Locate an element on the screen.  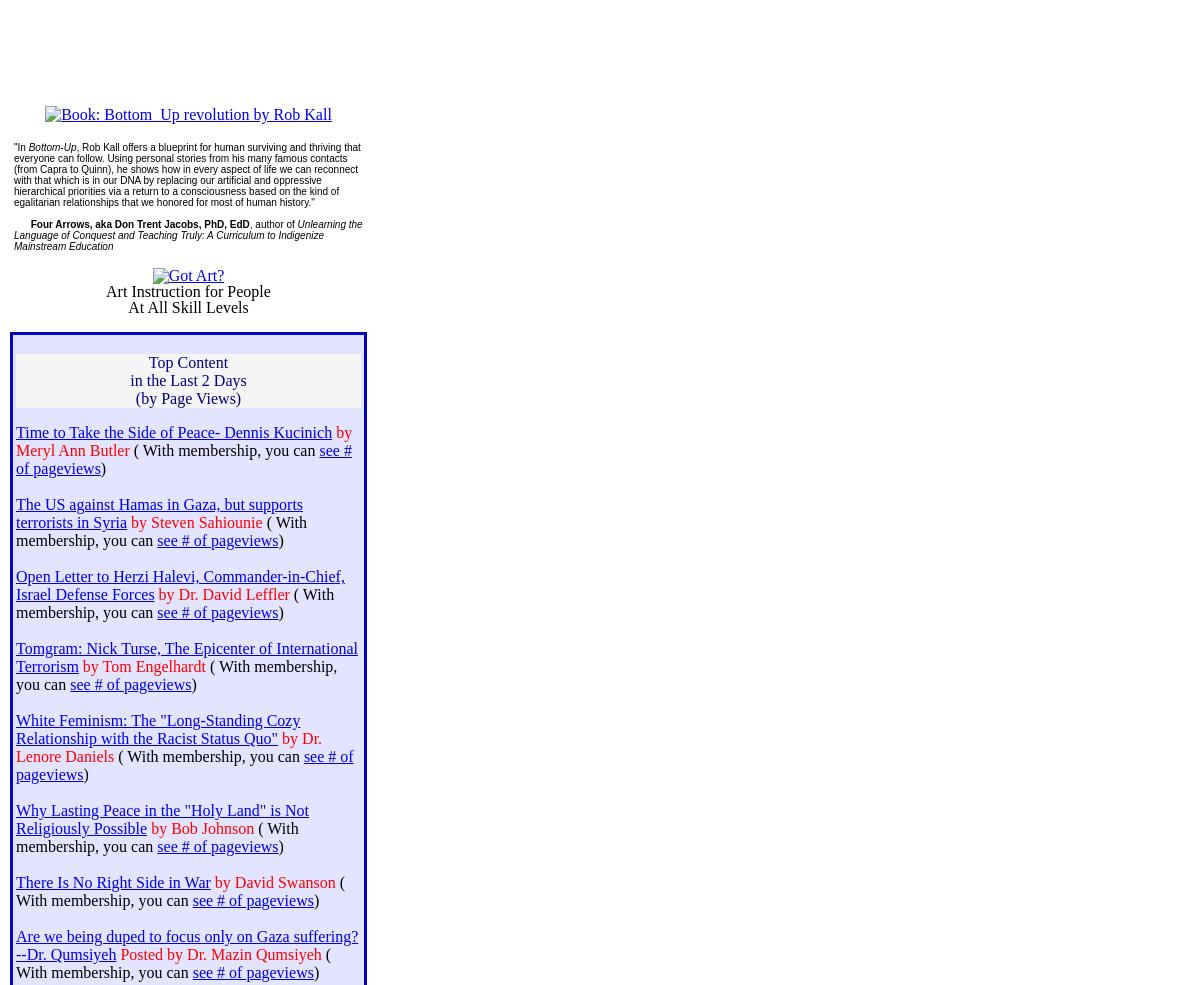
'Why Lasting Peace in the "Holy Land" is Not Religiously Possible' is located at coordinates (161, 818).